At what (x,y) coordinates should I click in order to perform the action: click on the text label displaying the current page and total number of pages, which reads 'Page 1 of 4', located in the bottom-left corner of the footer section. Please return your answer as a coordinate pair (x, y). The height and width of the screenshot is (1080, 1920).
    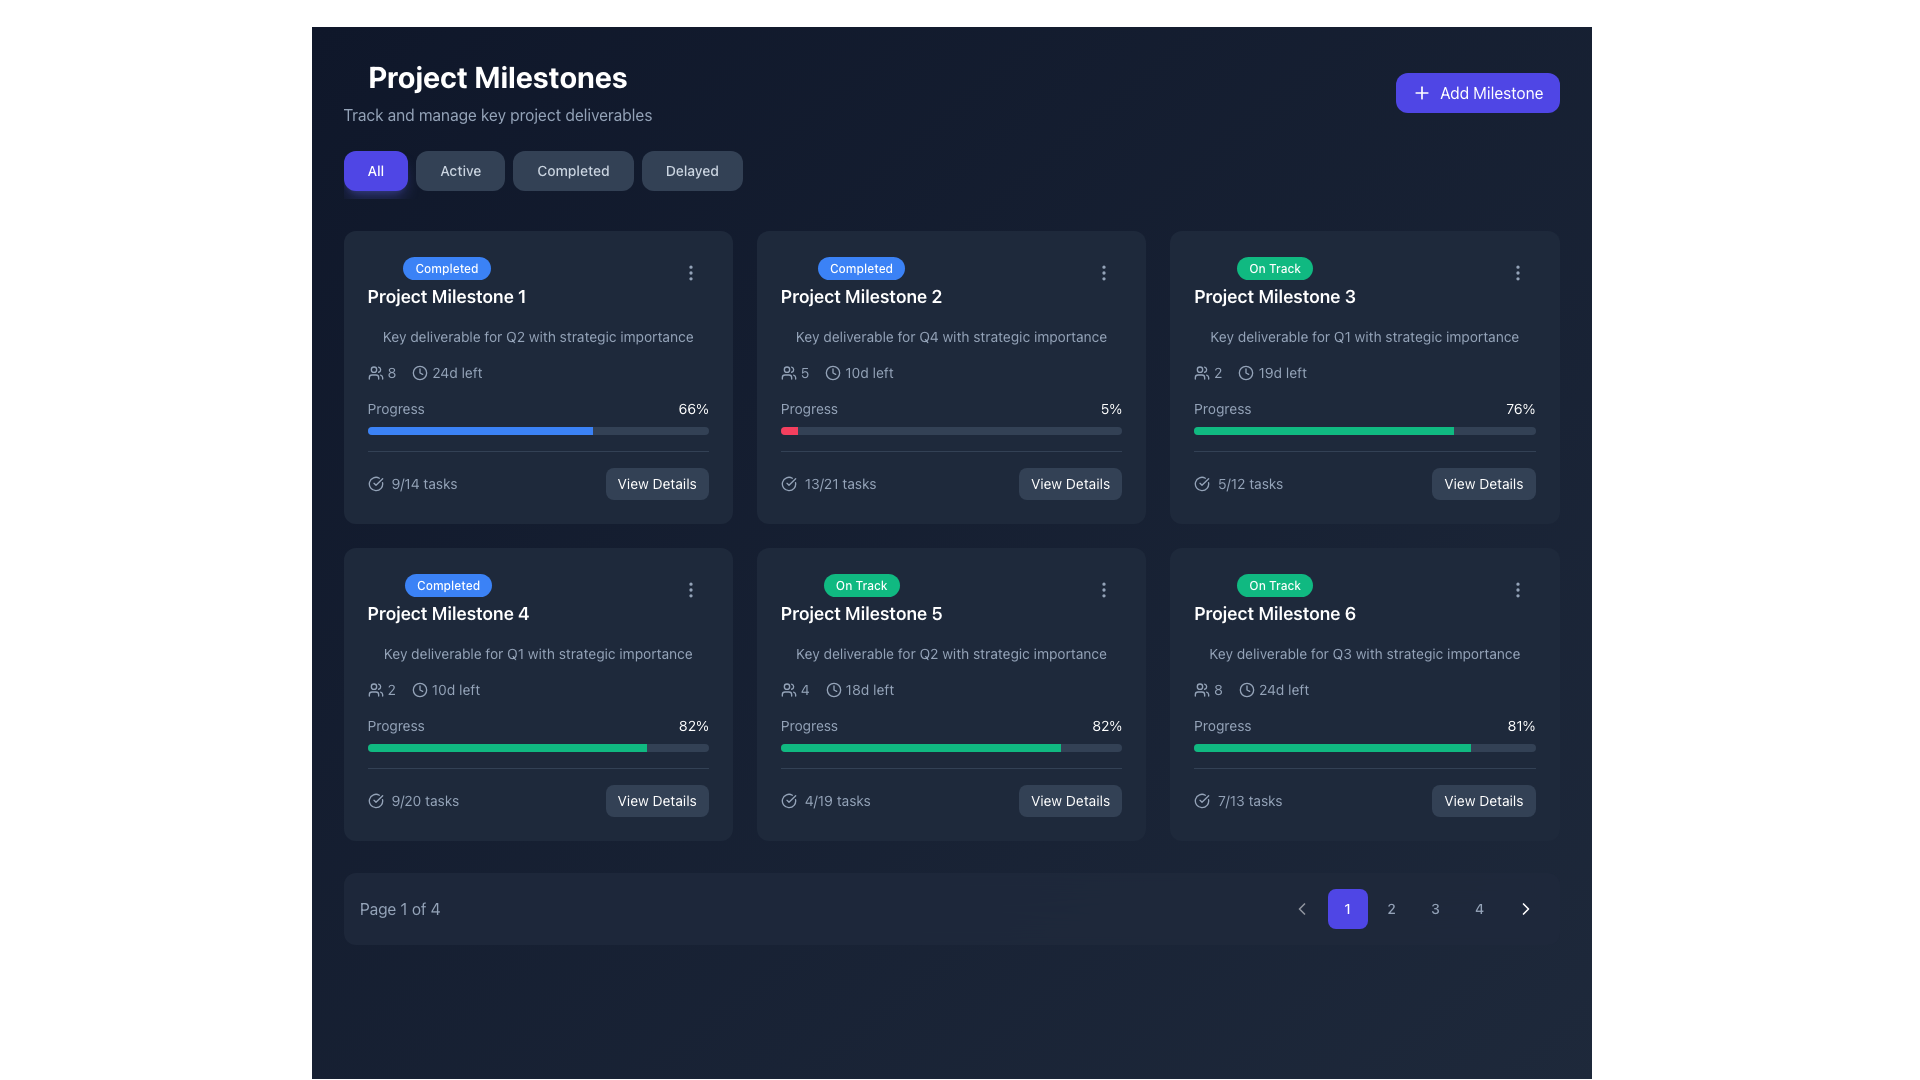
    Looking at the image, I should click on (399, 909).